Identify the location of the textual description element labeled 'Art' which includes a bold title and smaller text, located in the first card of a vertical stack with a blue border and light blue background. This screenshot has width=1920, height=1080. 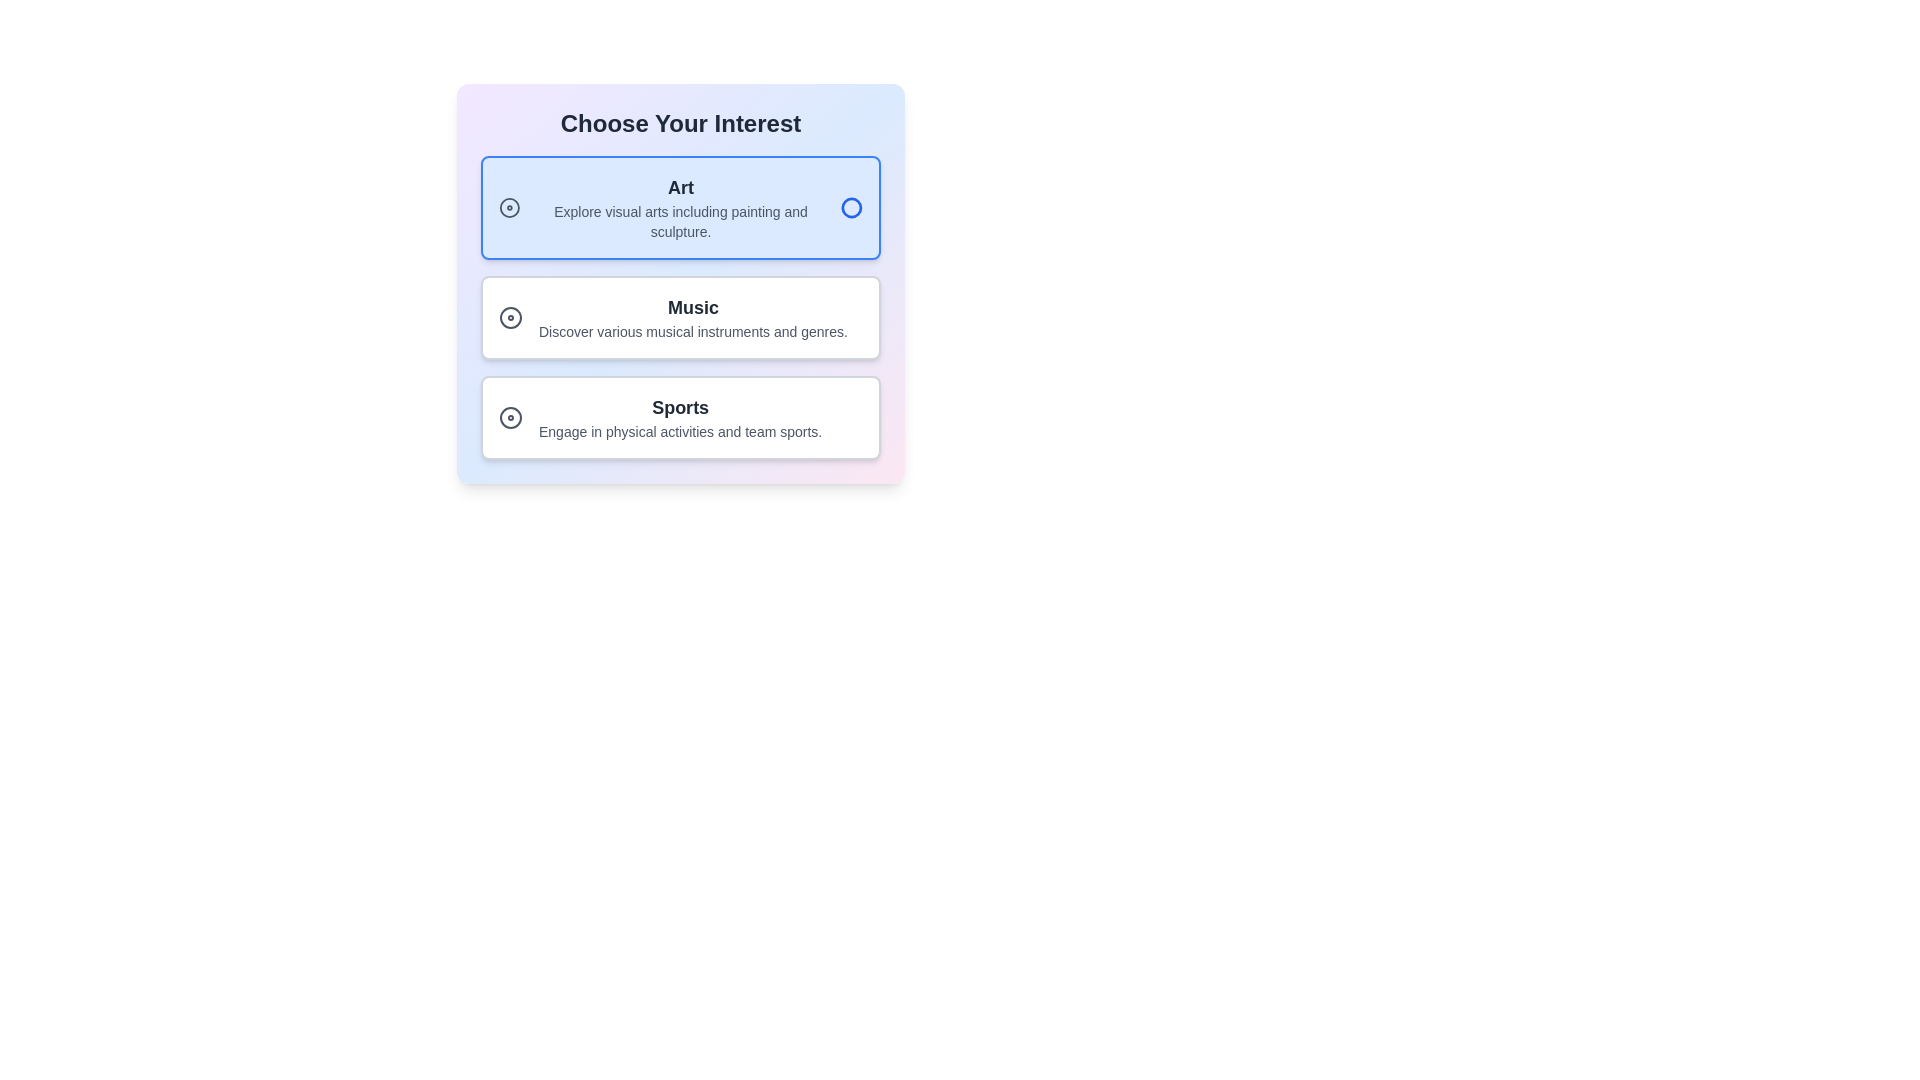
(681, 208).